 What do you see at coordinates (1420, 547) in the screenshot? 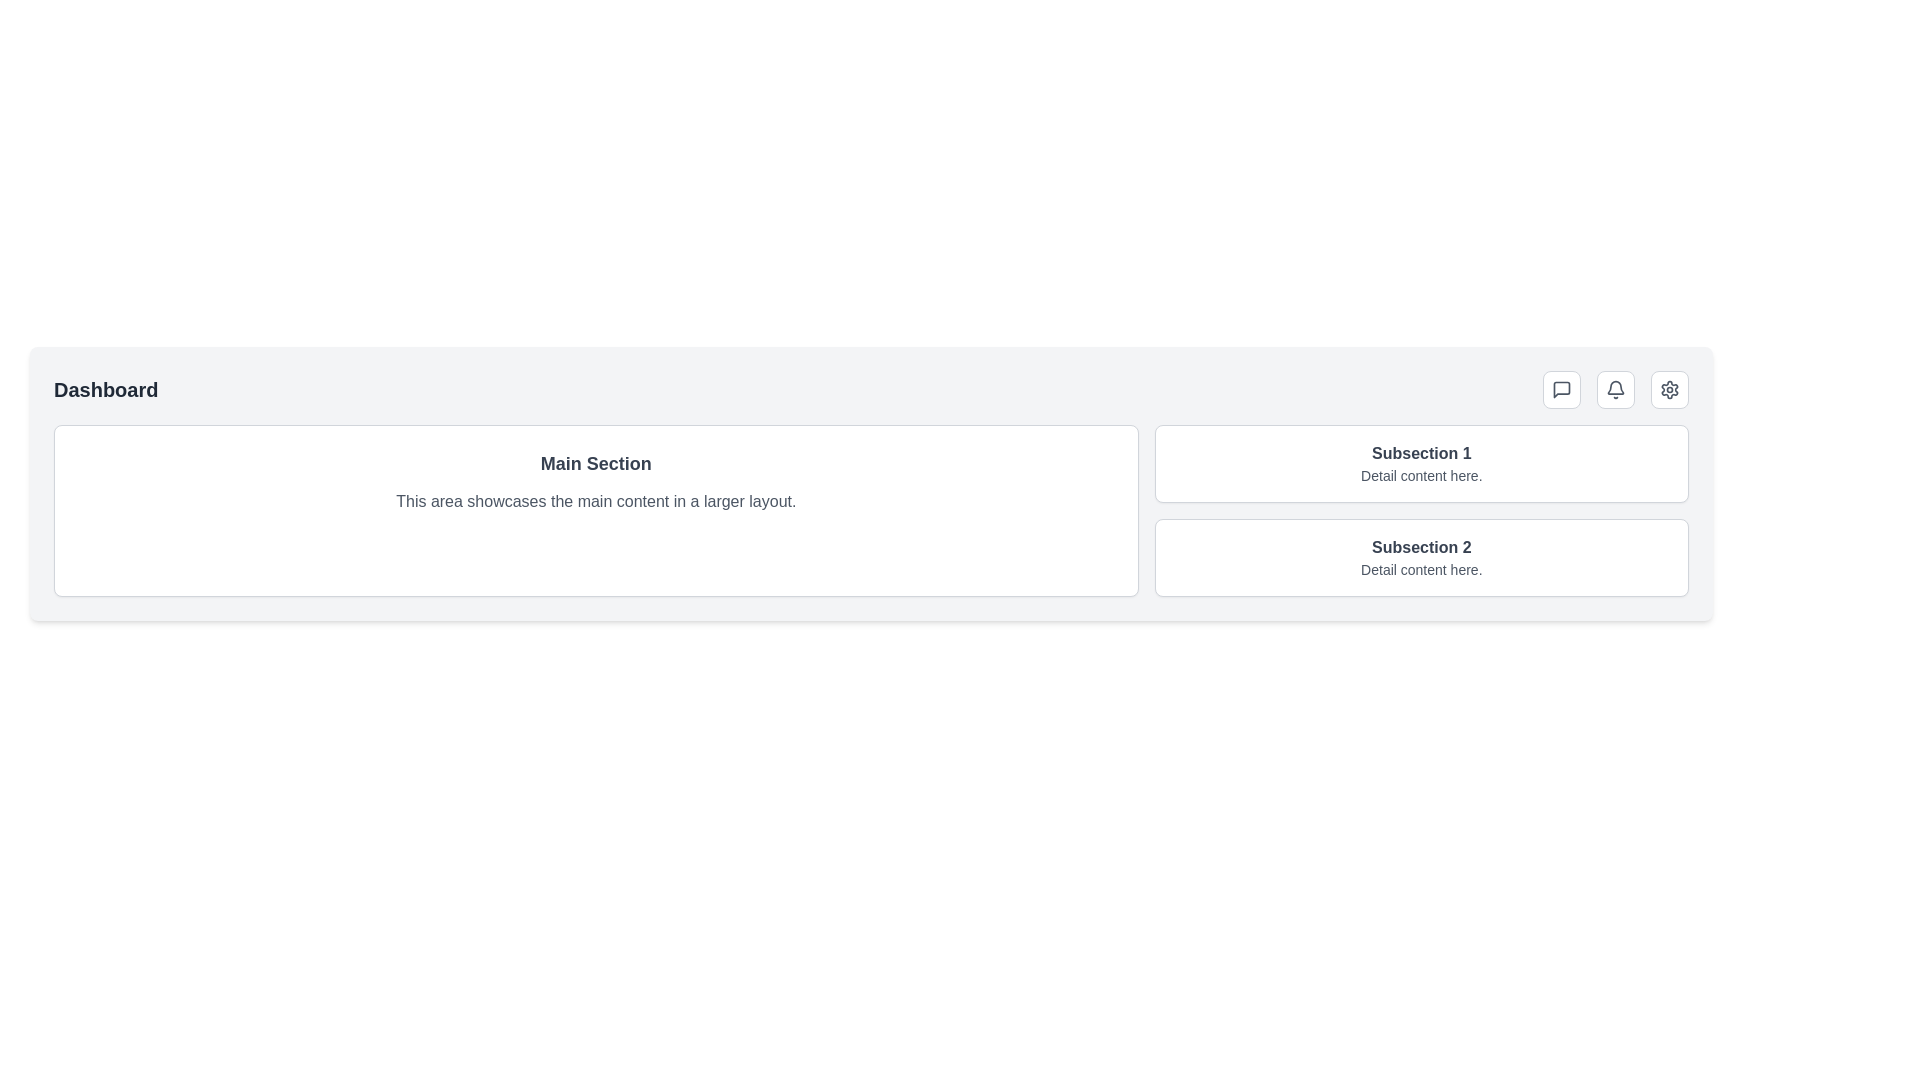
I see `text from the Text Label located in the middle-right section of the interface, above the 'Detail content here.' text element` at bounding box center [1420, 547].